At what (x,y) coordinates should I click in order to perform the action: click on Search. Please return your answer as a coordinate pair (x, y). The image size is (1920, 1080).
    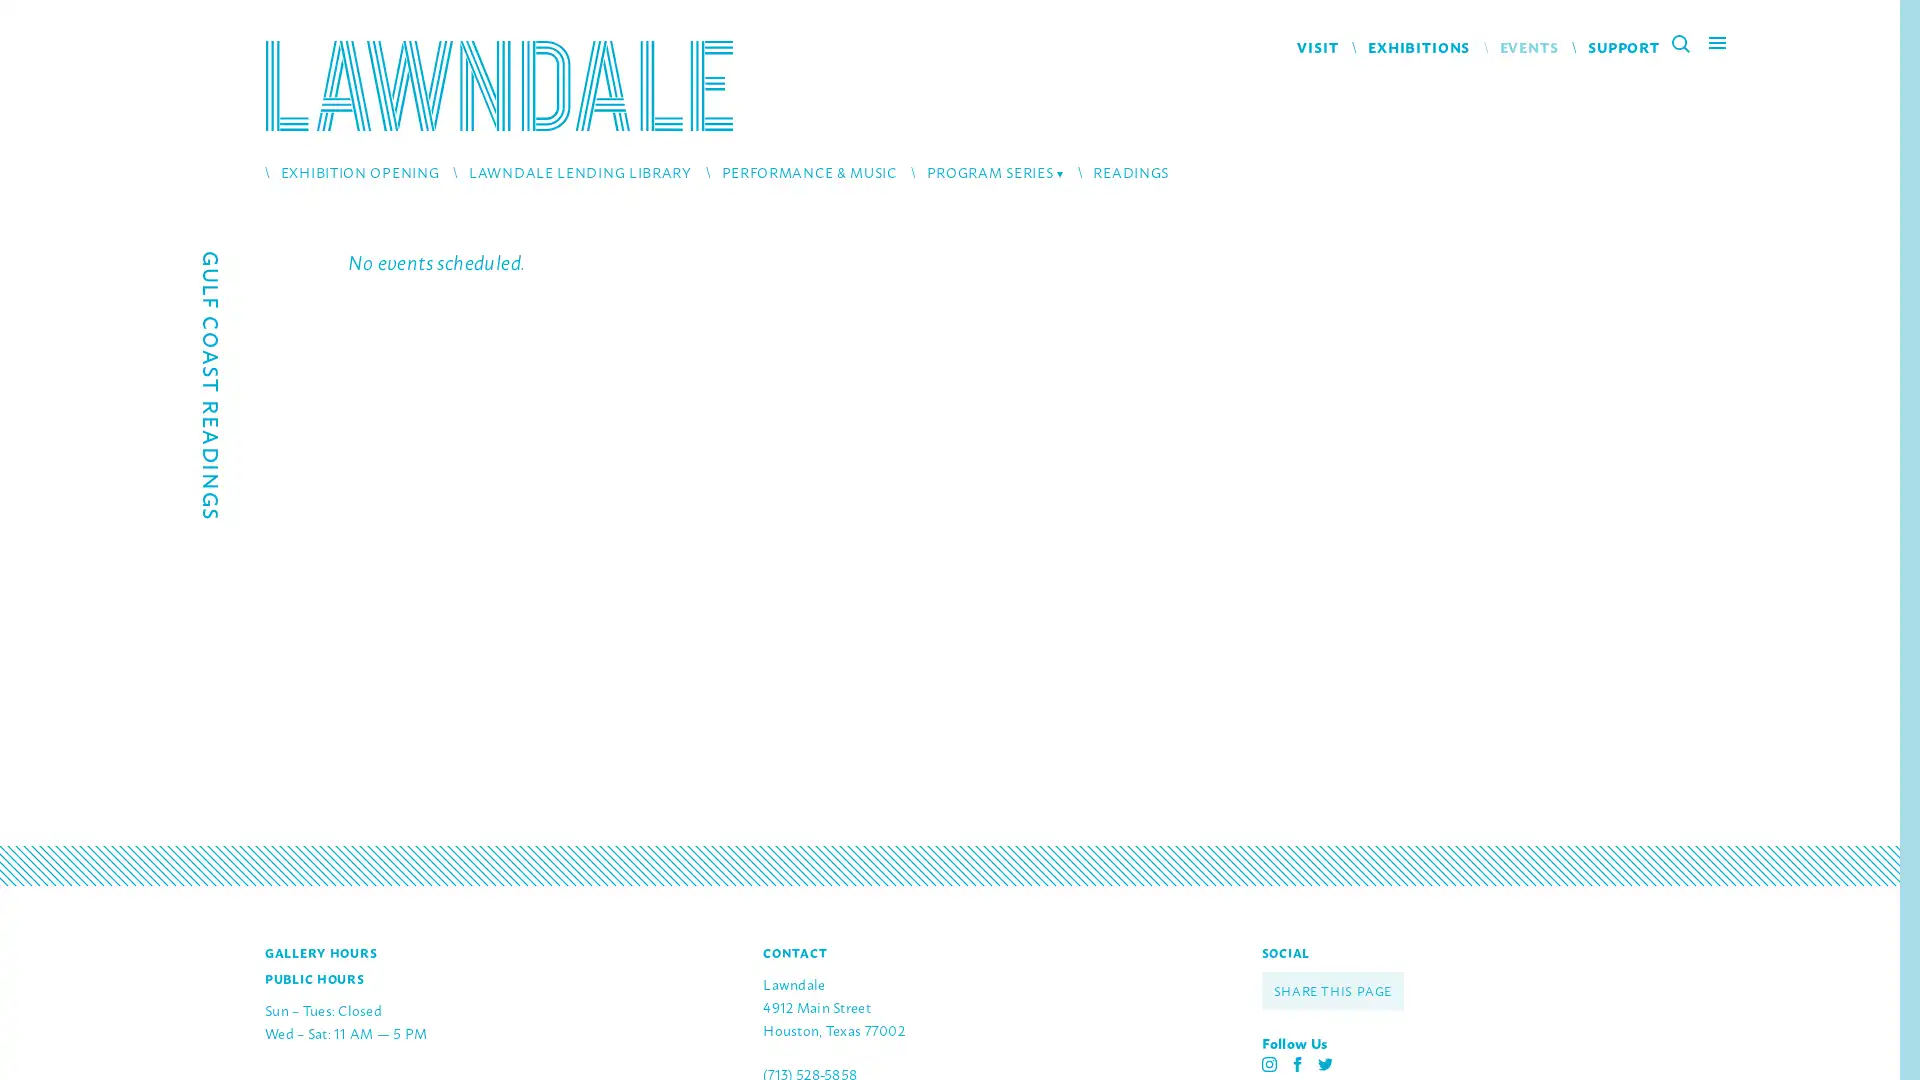
    Looking at the image, I should click on (1687, 46).